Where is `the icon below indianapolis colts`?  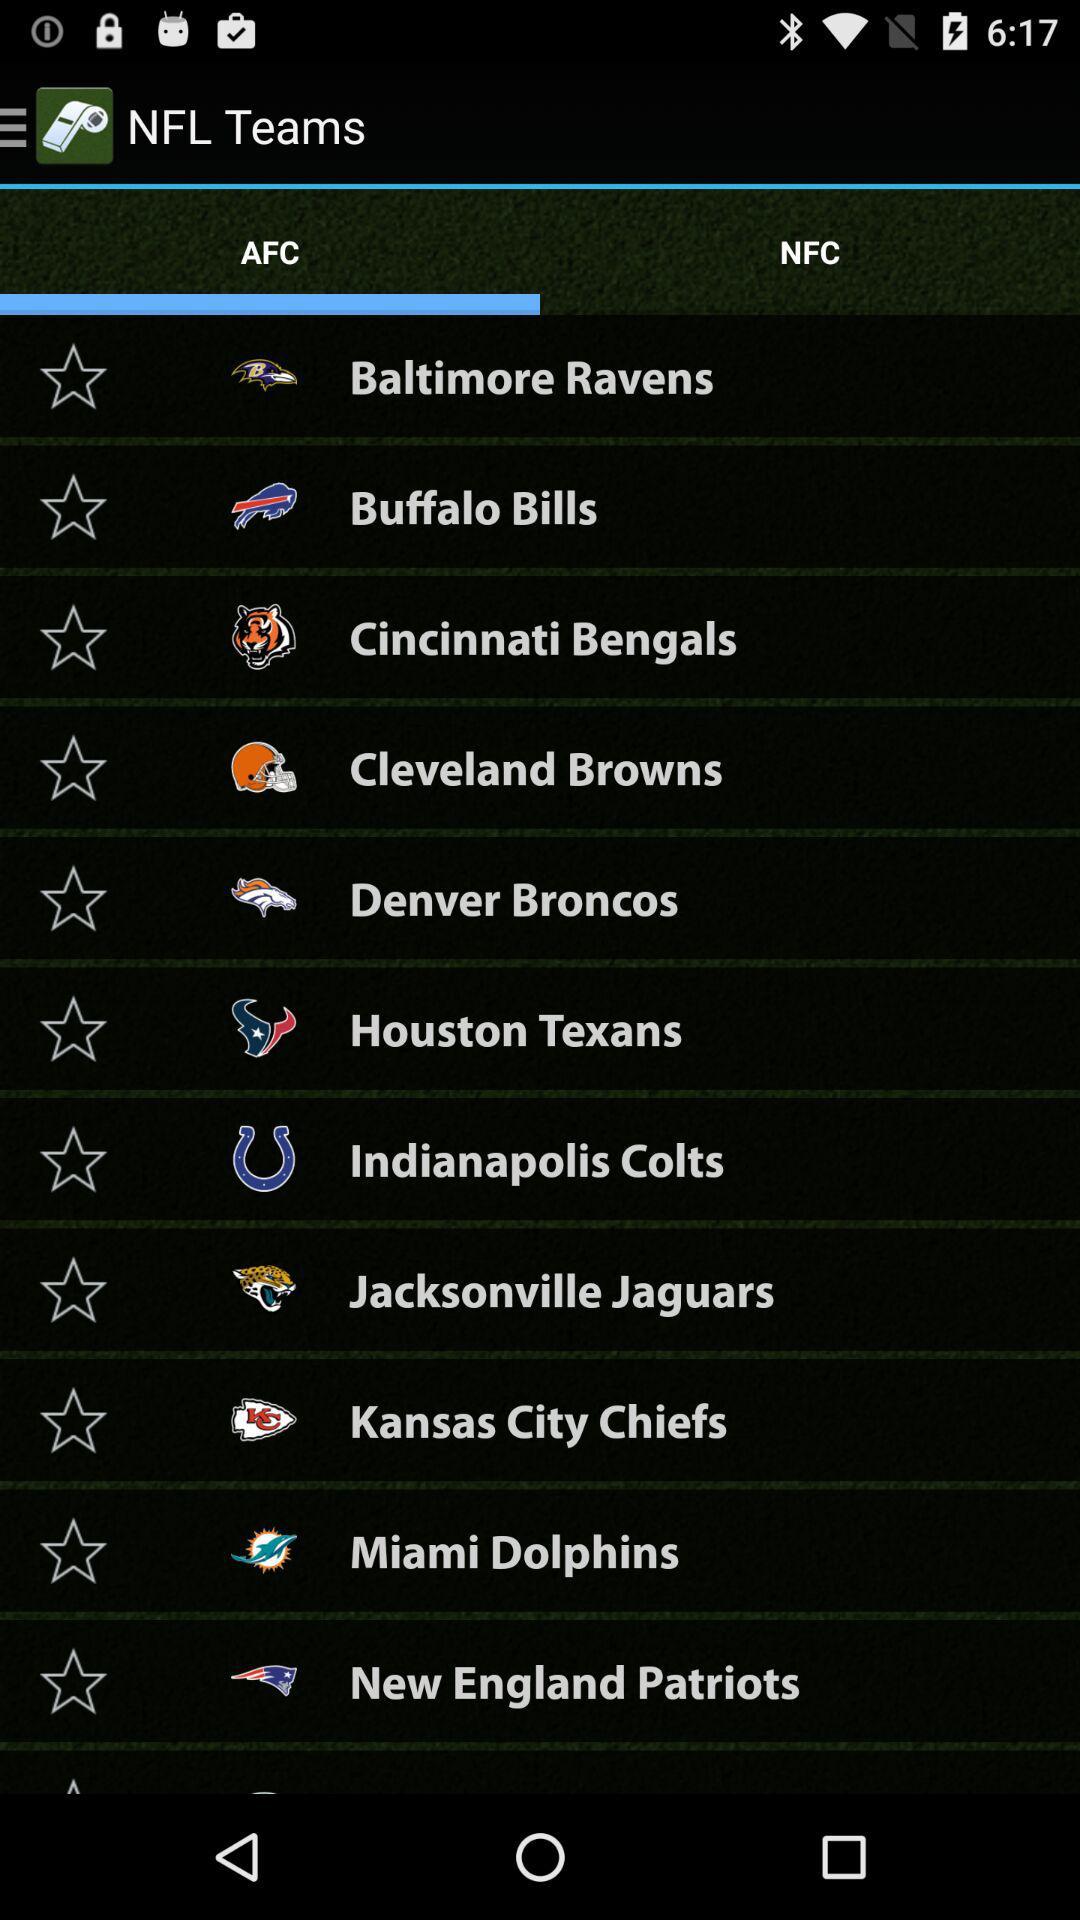
the icon below indianapolis colts is located at coordinates (562, 1289).